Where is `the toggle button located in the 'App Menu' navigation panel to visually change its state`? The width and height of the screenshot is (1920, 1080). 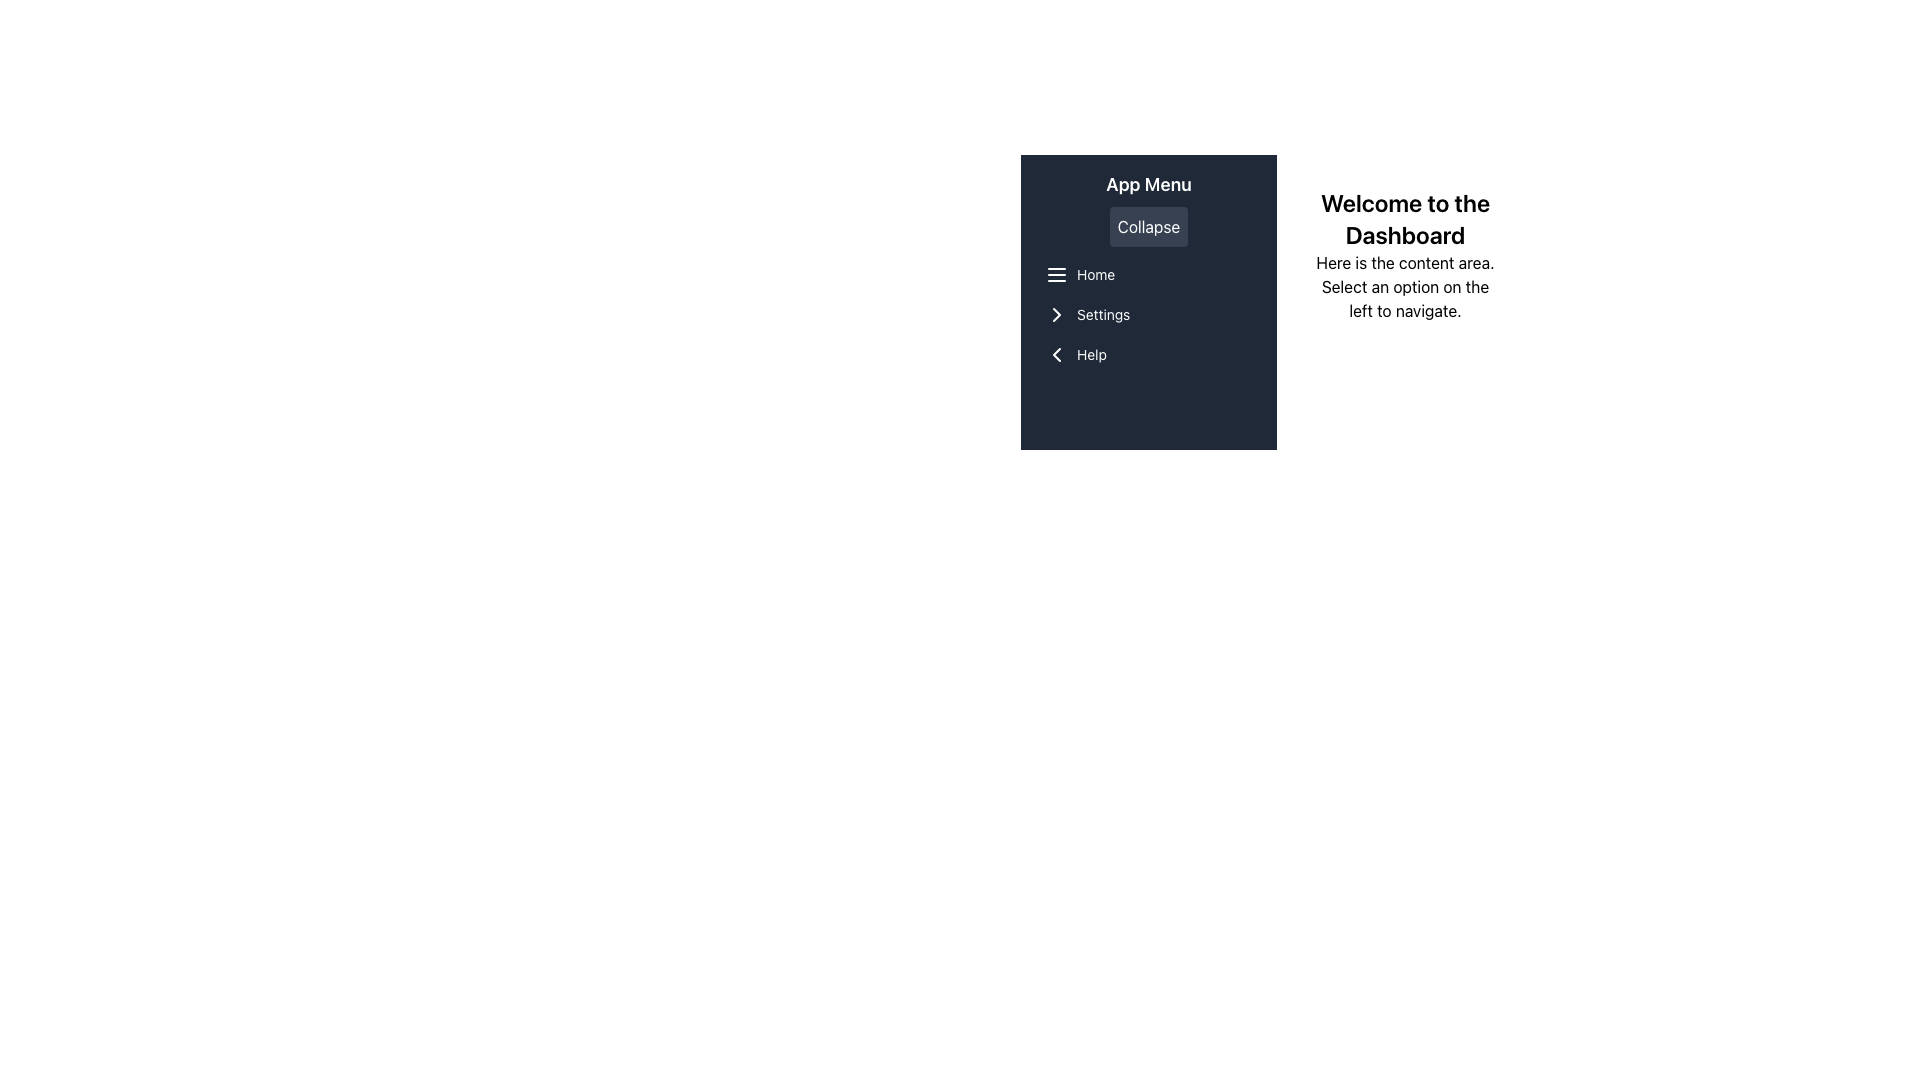
the toggle button located in the 'App Menu' navigation panel to visually change its state is located at coordinates (1148, 226).